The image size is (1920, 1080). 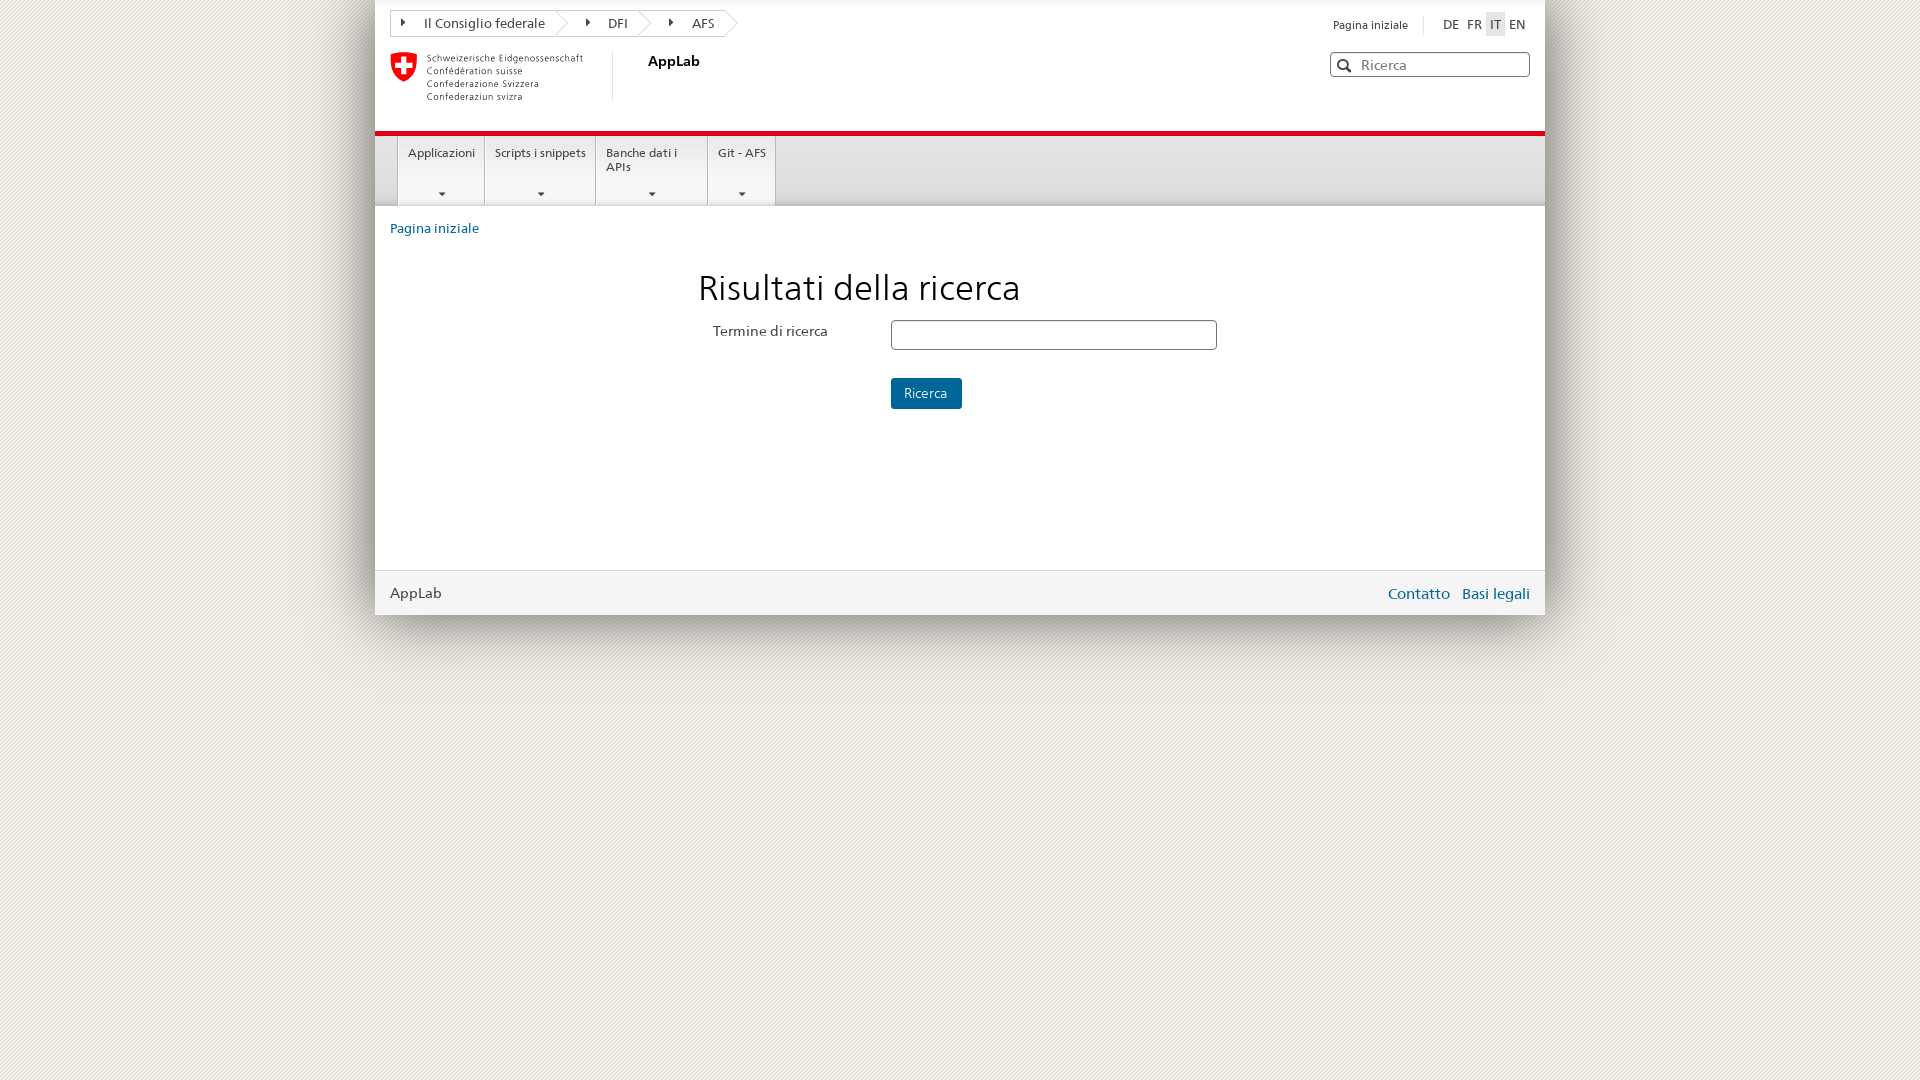 I want to click on 'Il Consiglio federale', so click(x=471, y=23).